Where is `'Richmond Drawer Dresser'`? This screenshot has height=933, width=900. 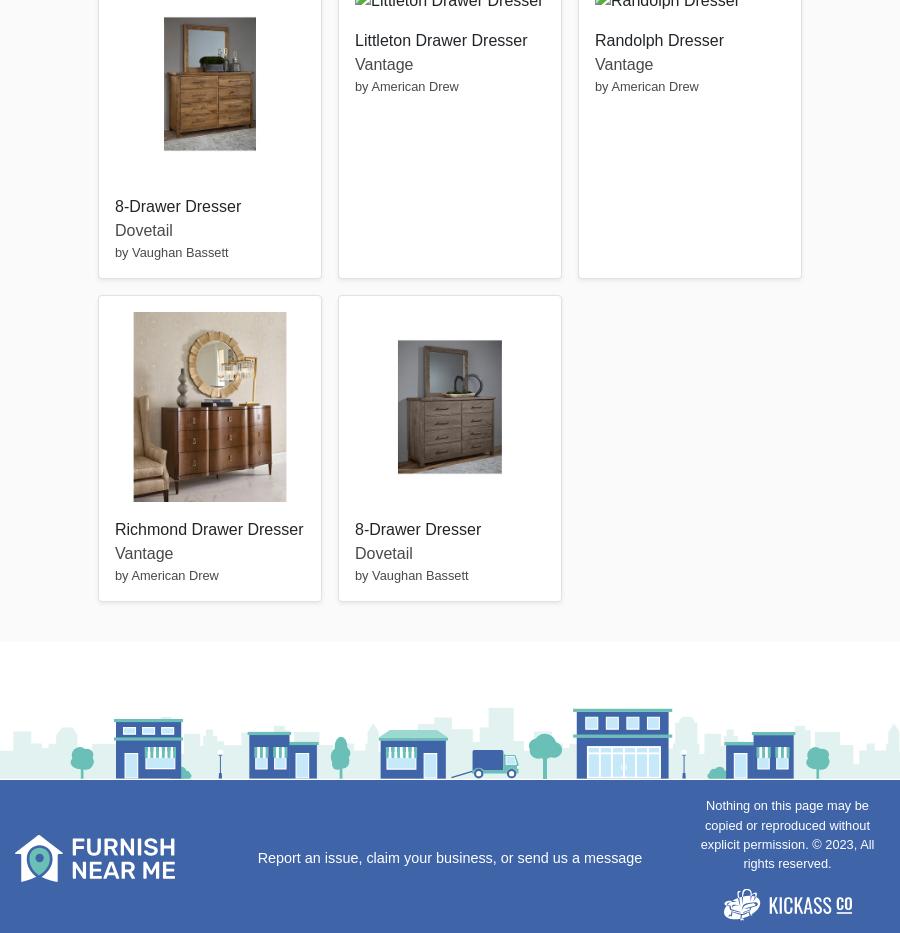 'Richmond Drawer Dresser' is located at coordinates (208, 527).